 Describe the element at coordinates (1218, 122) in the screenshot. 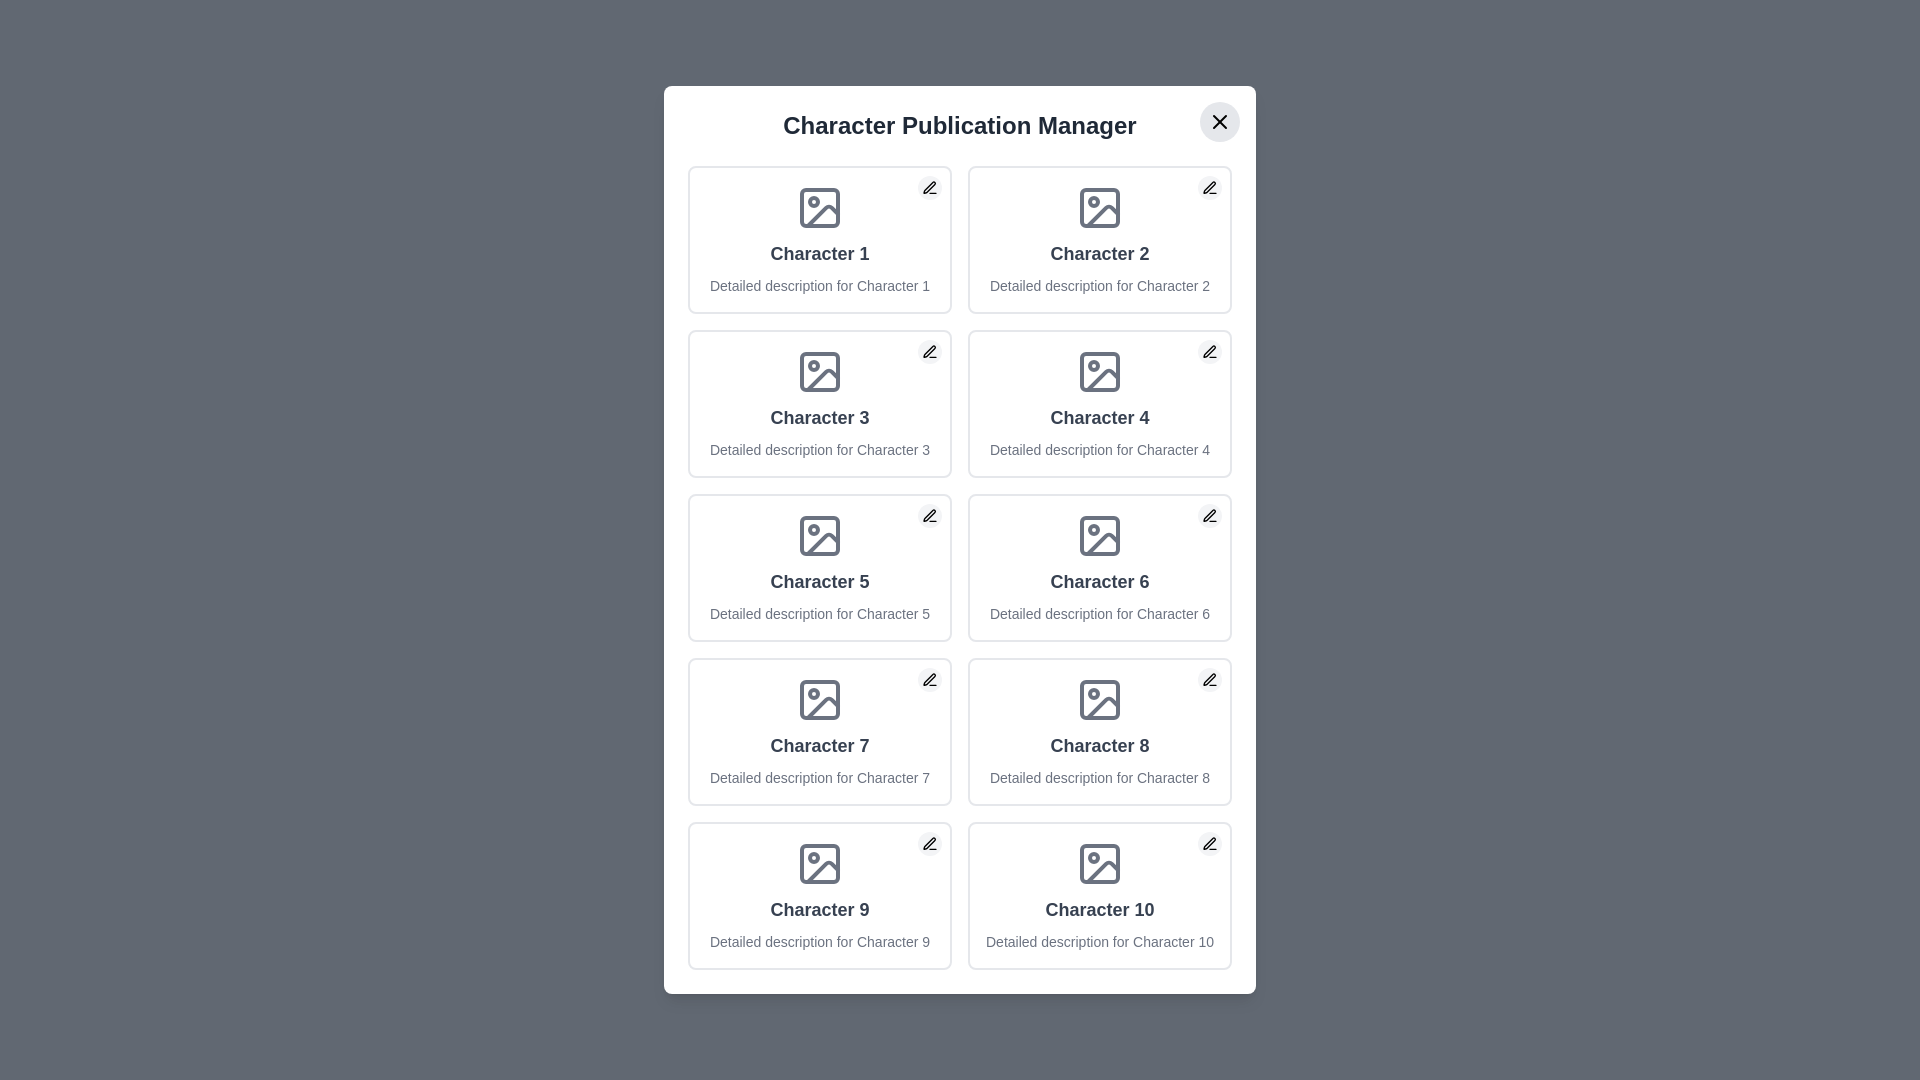

I see `the close button in the top-right corner of the dialog` at that location.